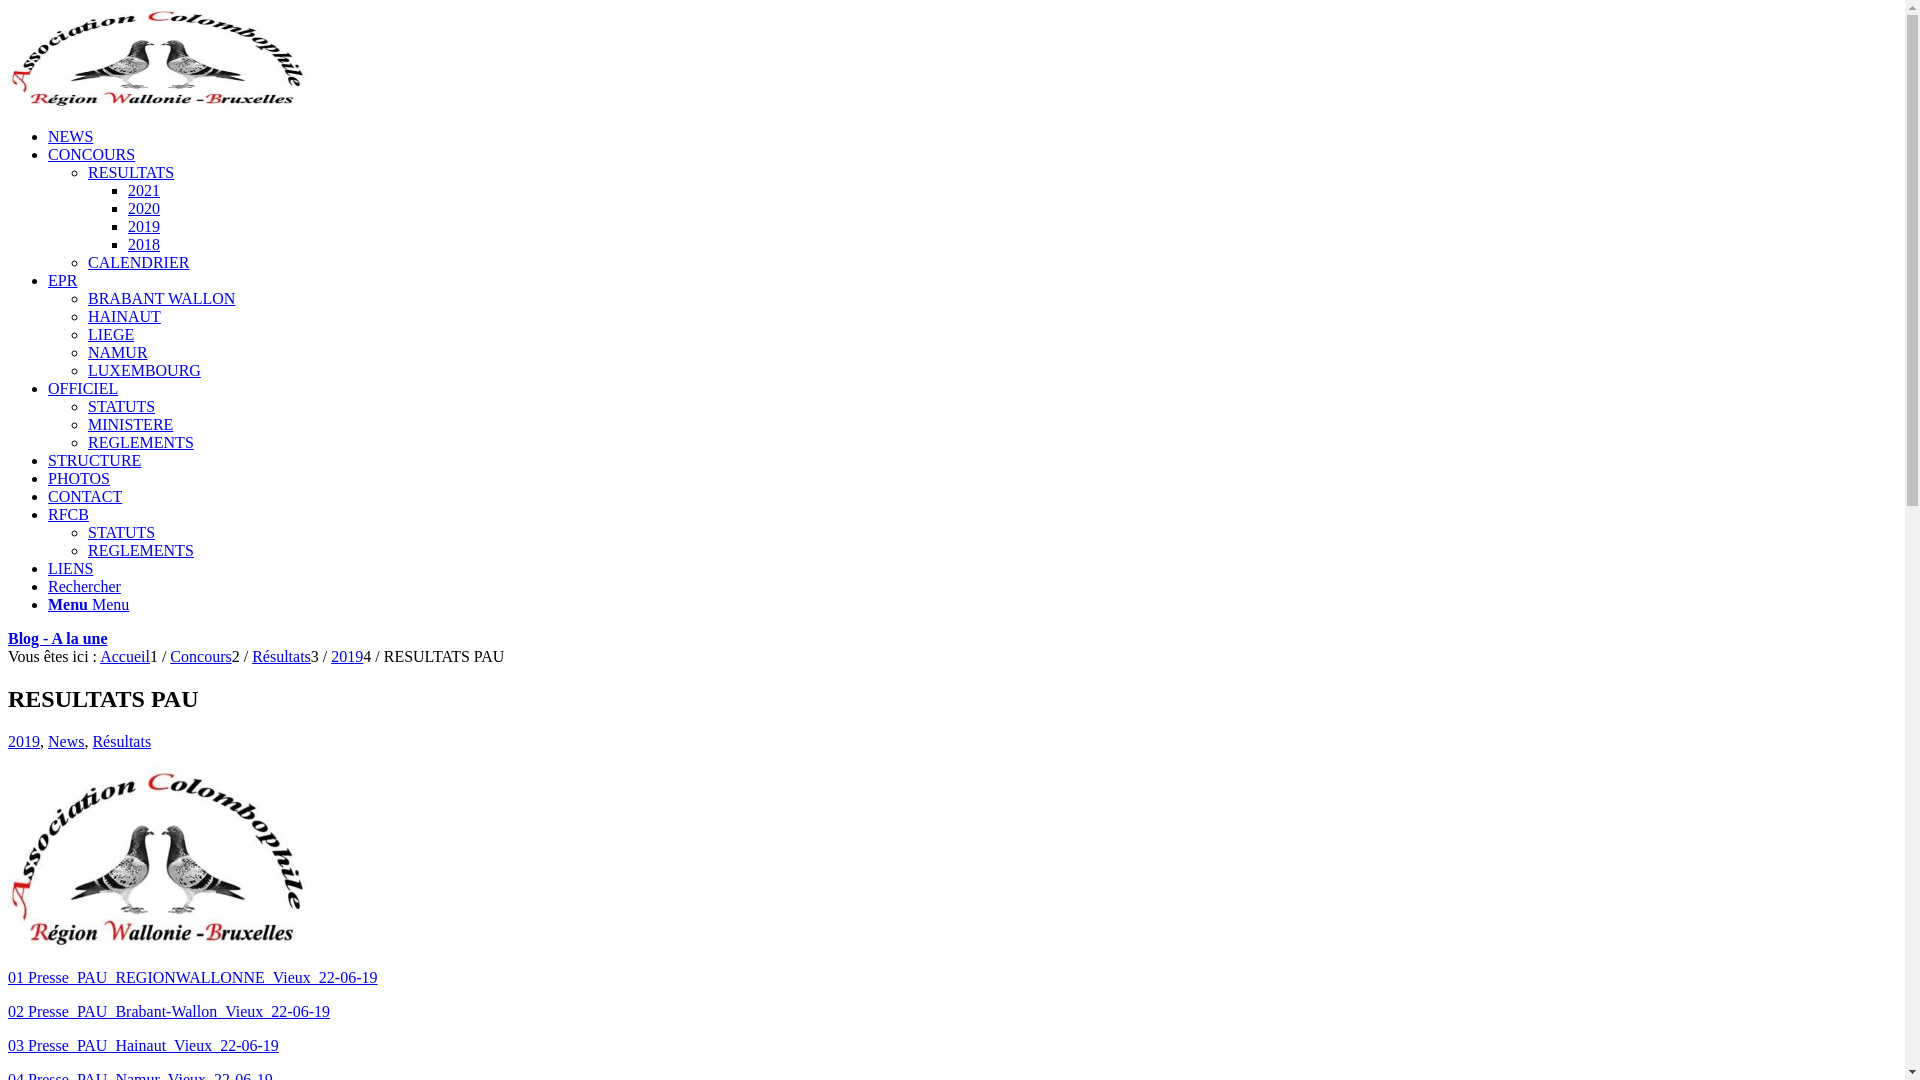 This screenshot has width=1920, height=1080. Describe the element at coordinates (90, 153) in the screenshot. I see `'CONCOURS'` at that location.